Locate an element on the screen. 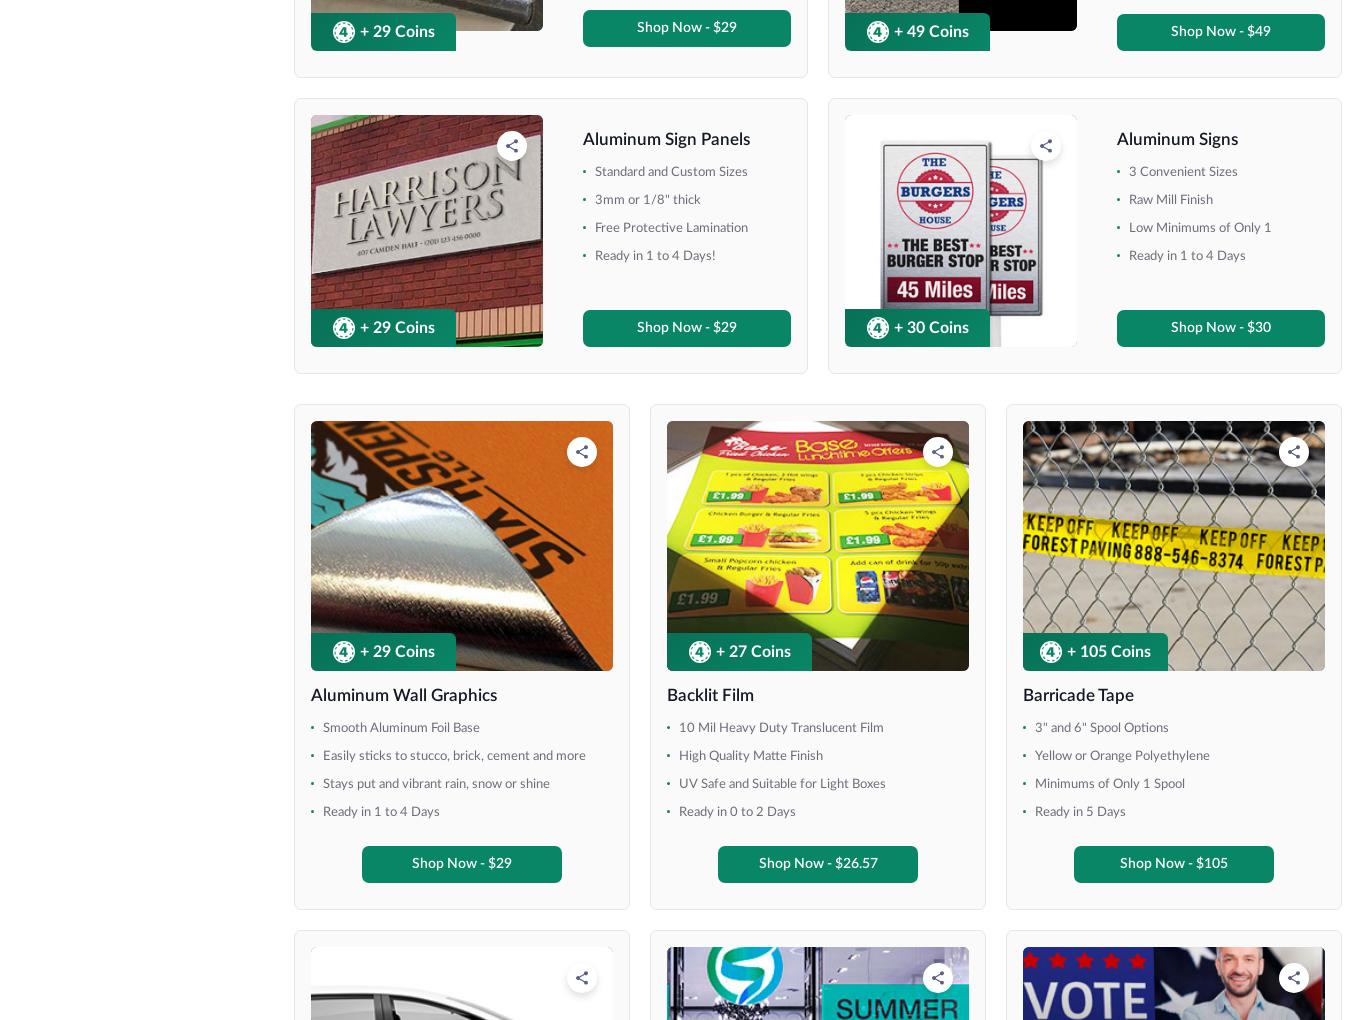 This screenshot has height=1020, width=1366. 'Ready in 1 to 4 Days!' is located at coordinates (1094, 721).